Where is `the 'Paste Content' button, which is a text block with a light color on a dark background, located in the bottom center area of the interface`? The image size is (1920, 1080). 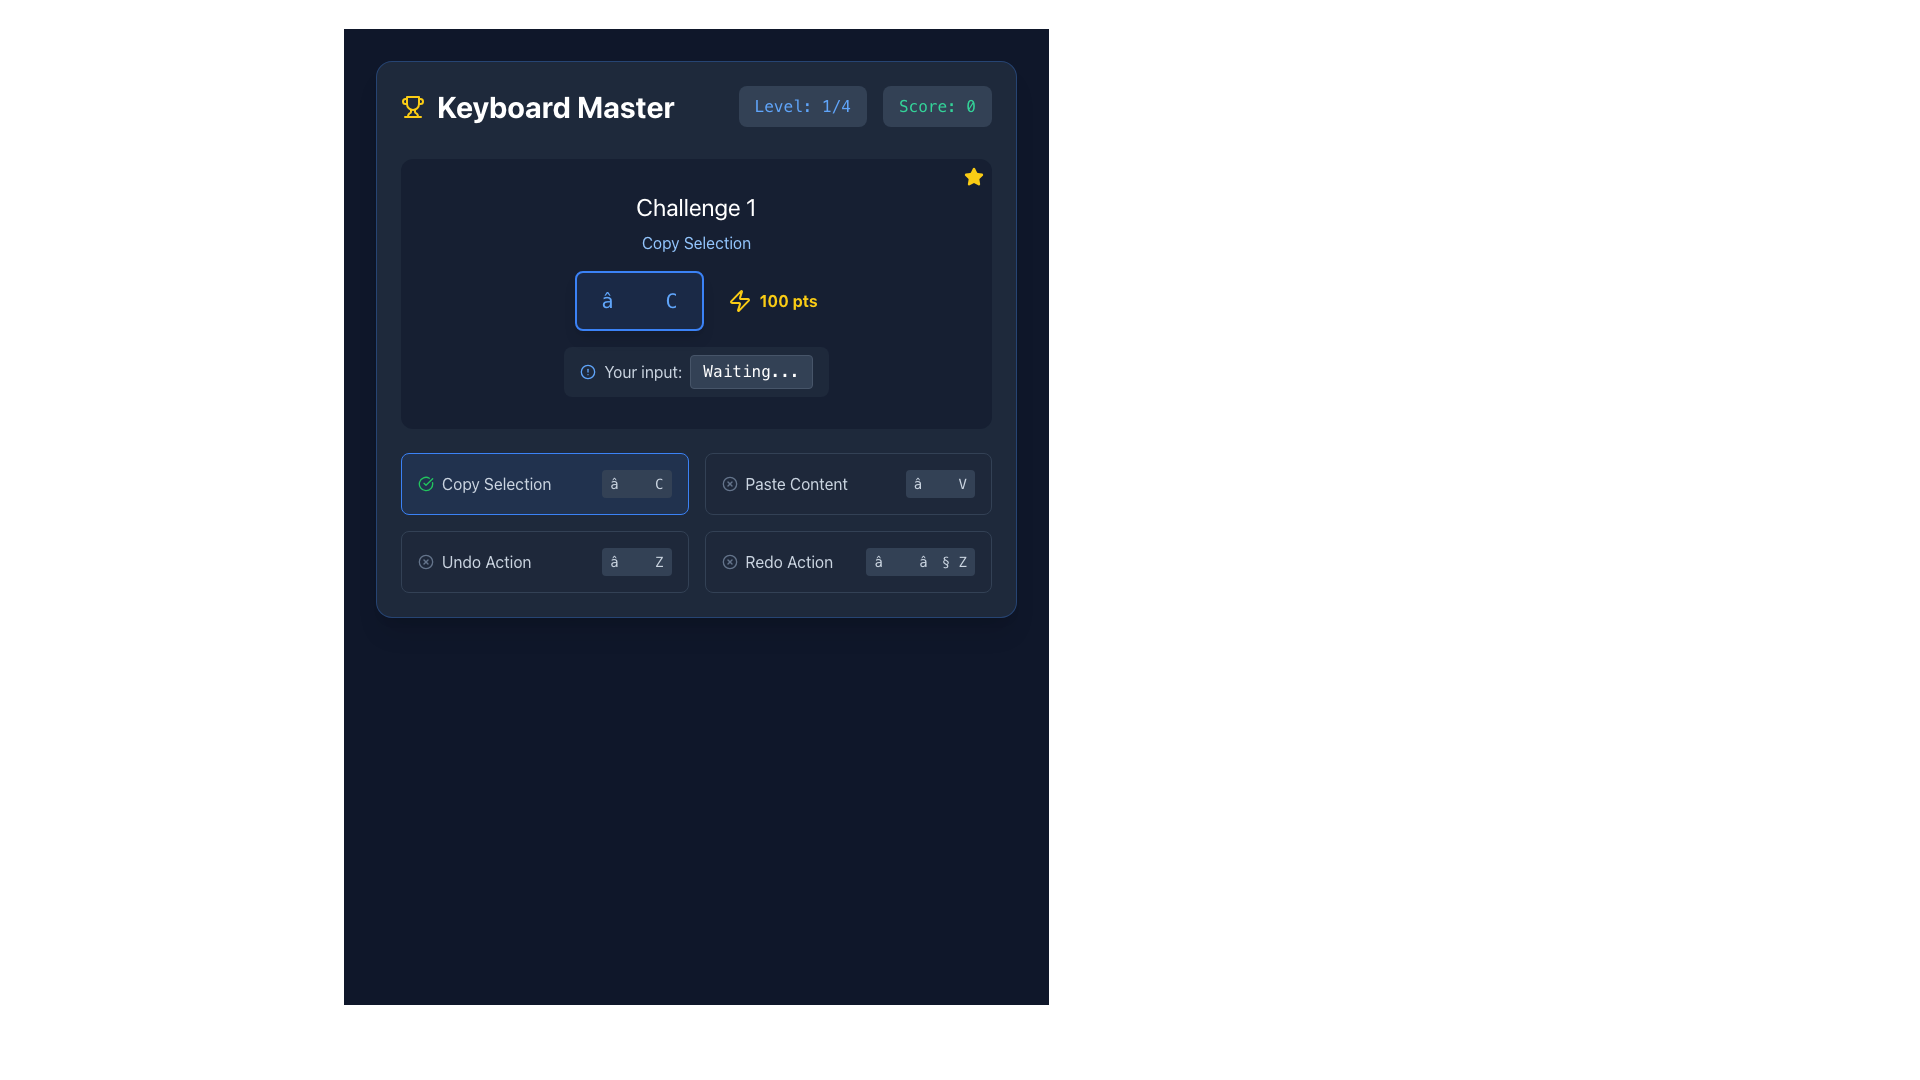
the 'Paste Content' button, which is a text block with a light color on a dark background, located in the bottom center area of the interface is located at coordinates (783, 483).